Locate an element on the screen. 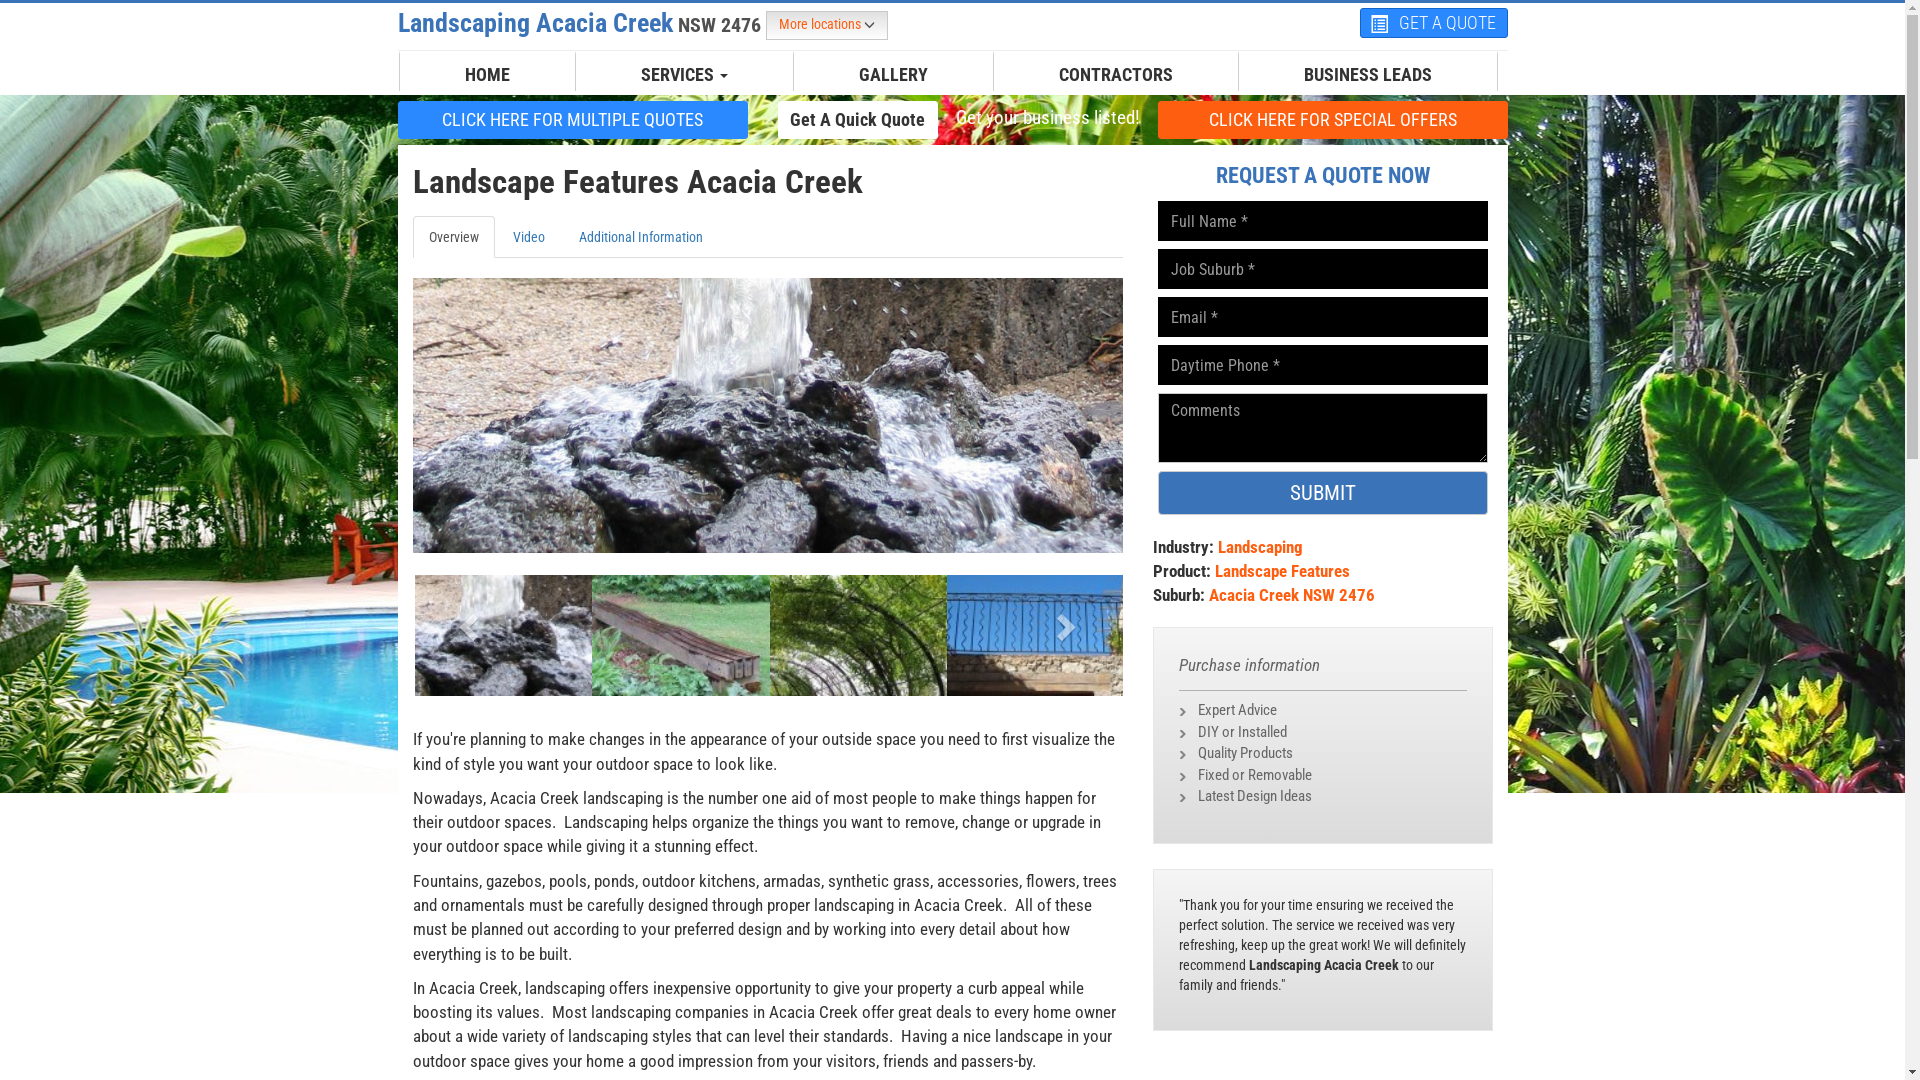  'SUBMIT' is located at coordinates (1323, 493).